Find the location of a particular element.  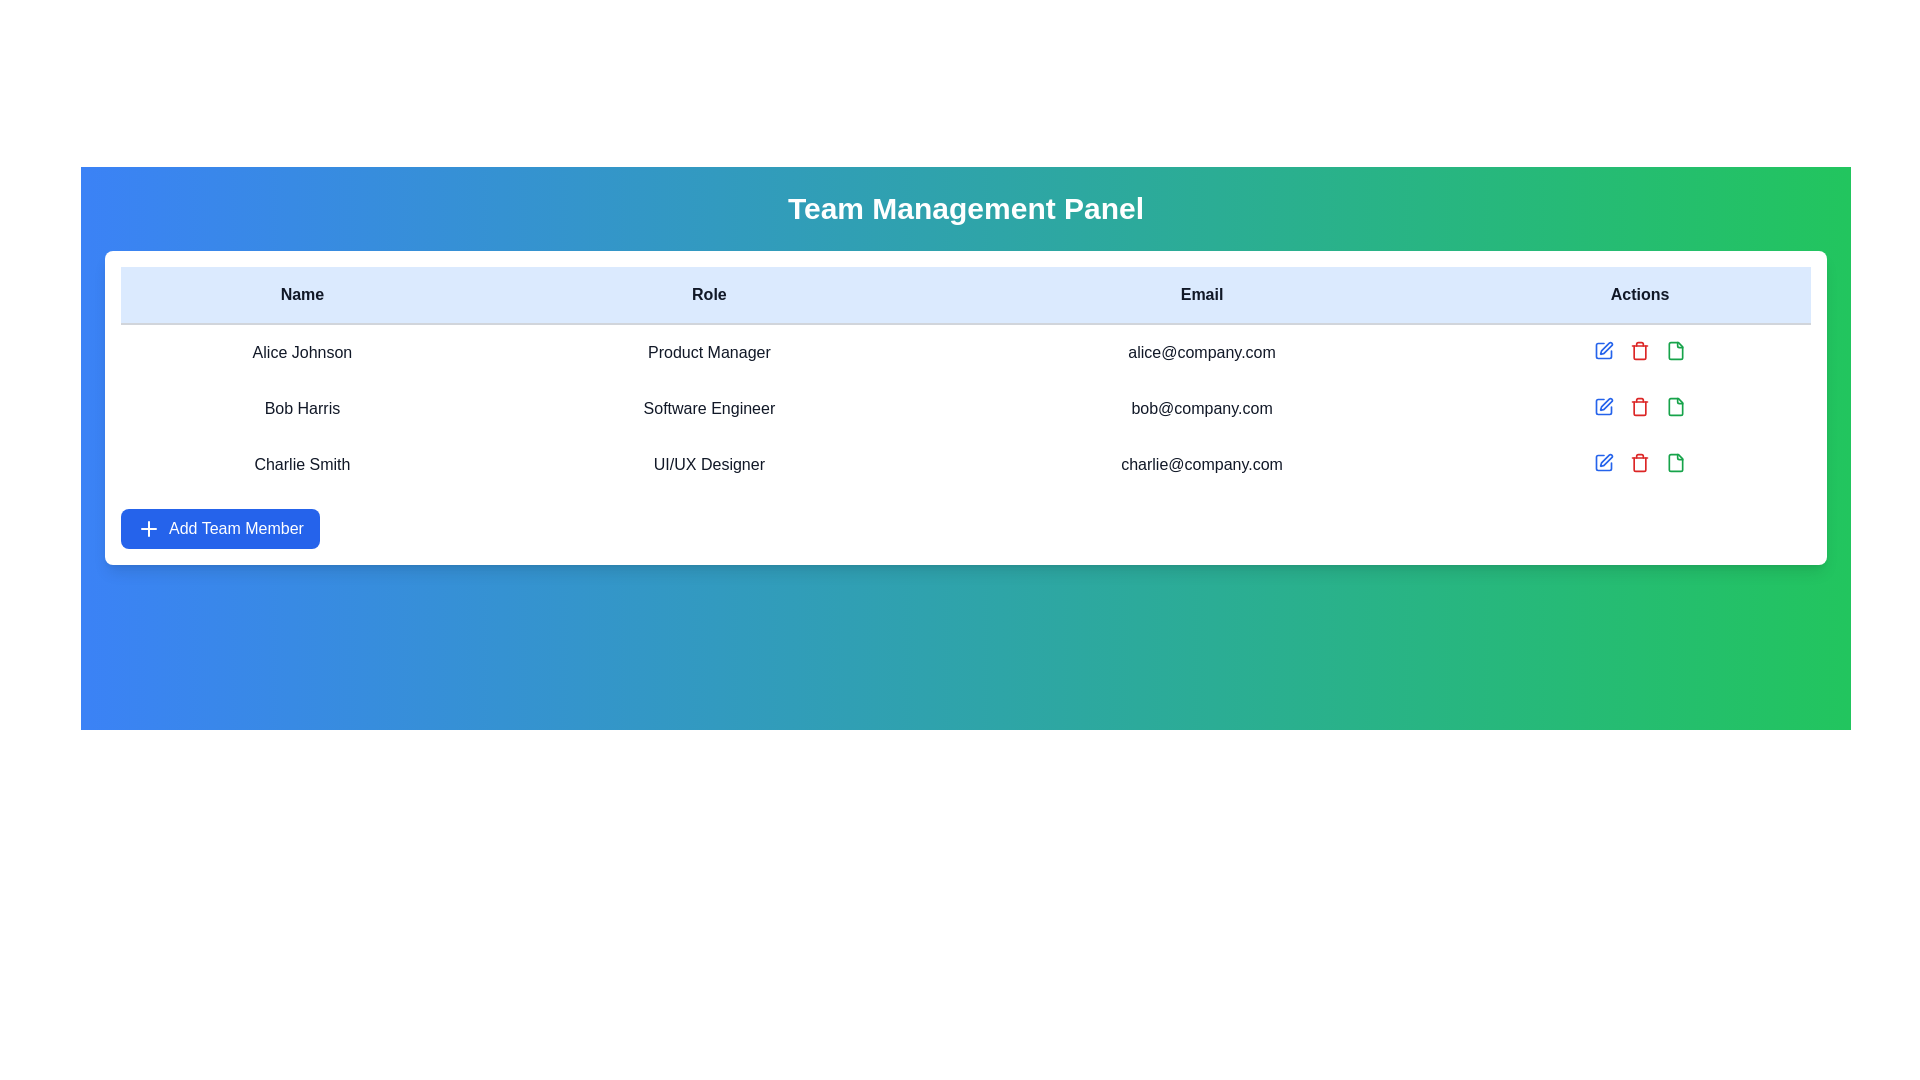

the red trash can icon button is located at coordinates (1640, 462).